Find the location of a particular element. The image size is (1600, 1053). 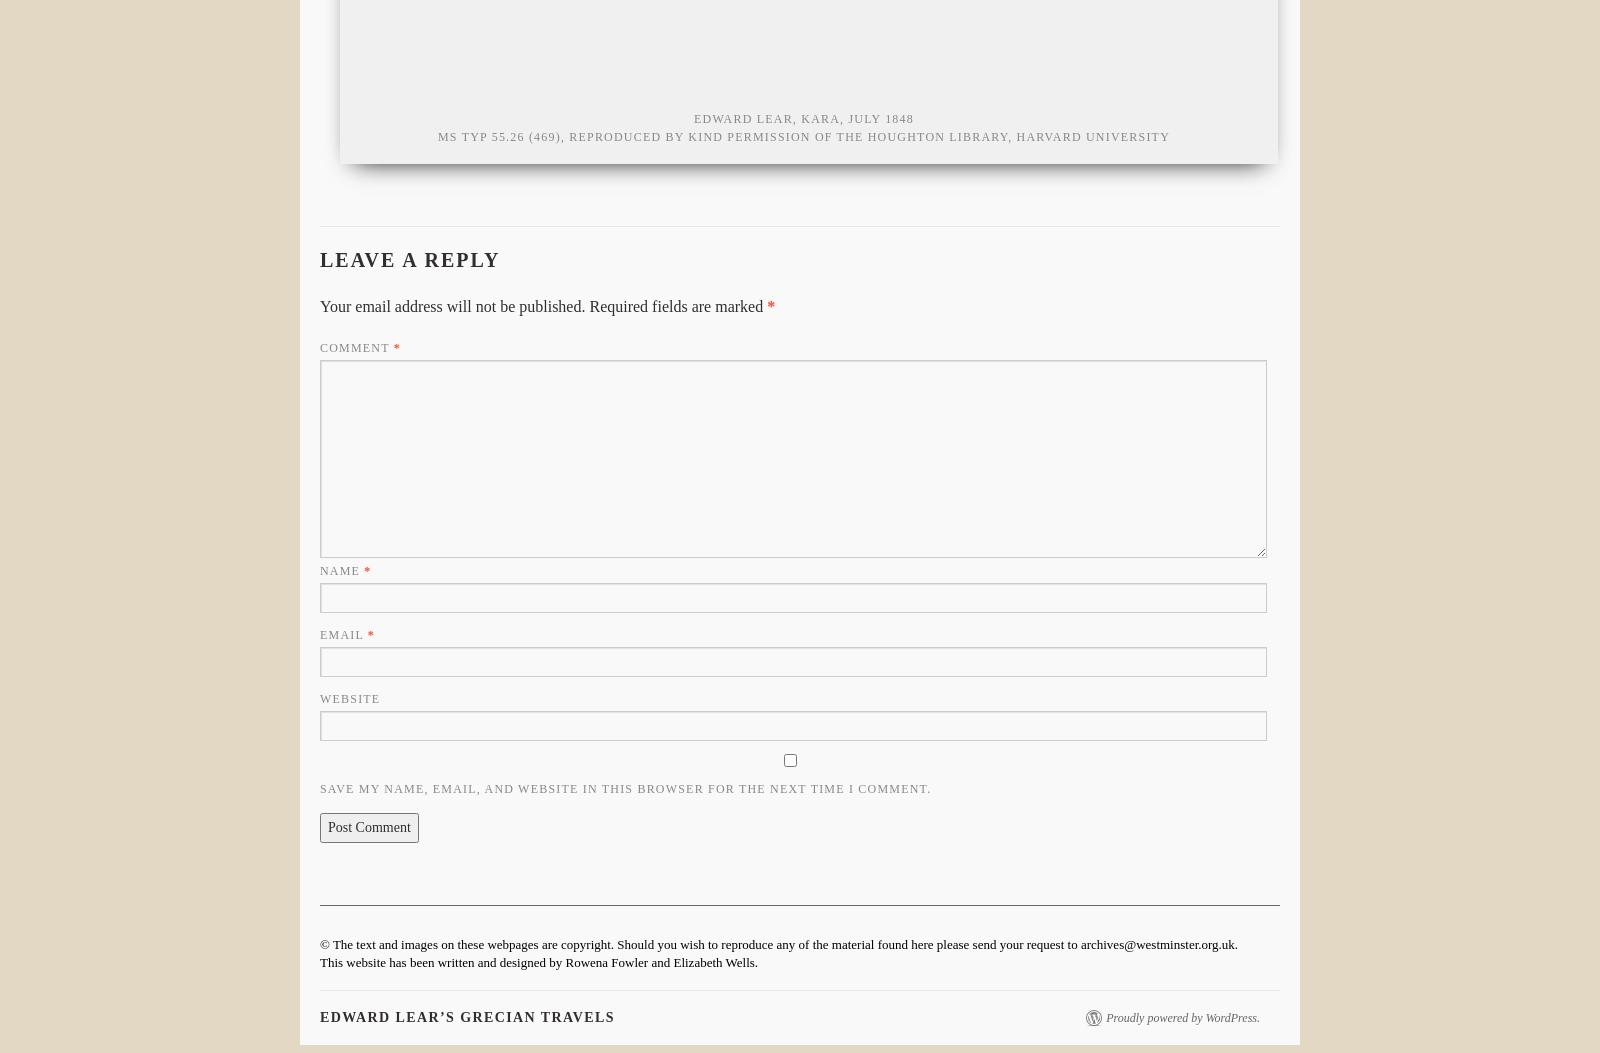

'Website' is located at coordinates (350, 698).